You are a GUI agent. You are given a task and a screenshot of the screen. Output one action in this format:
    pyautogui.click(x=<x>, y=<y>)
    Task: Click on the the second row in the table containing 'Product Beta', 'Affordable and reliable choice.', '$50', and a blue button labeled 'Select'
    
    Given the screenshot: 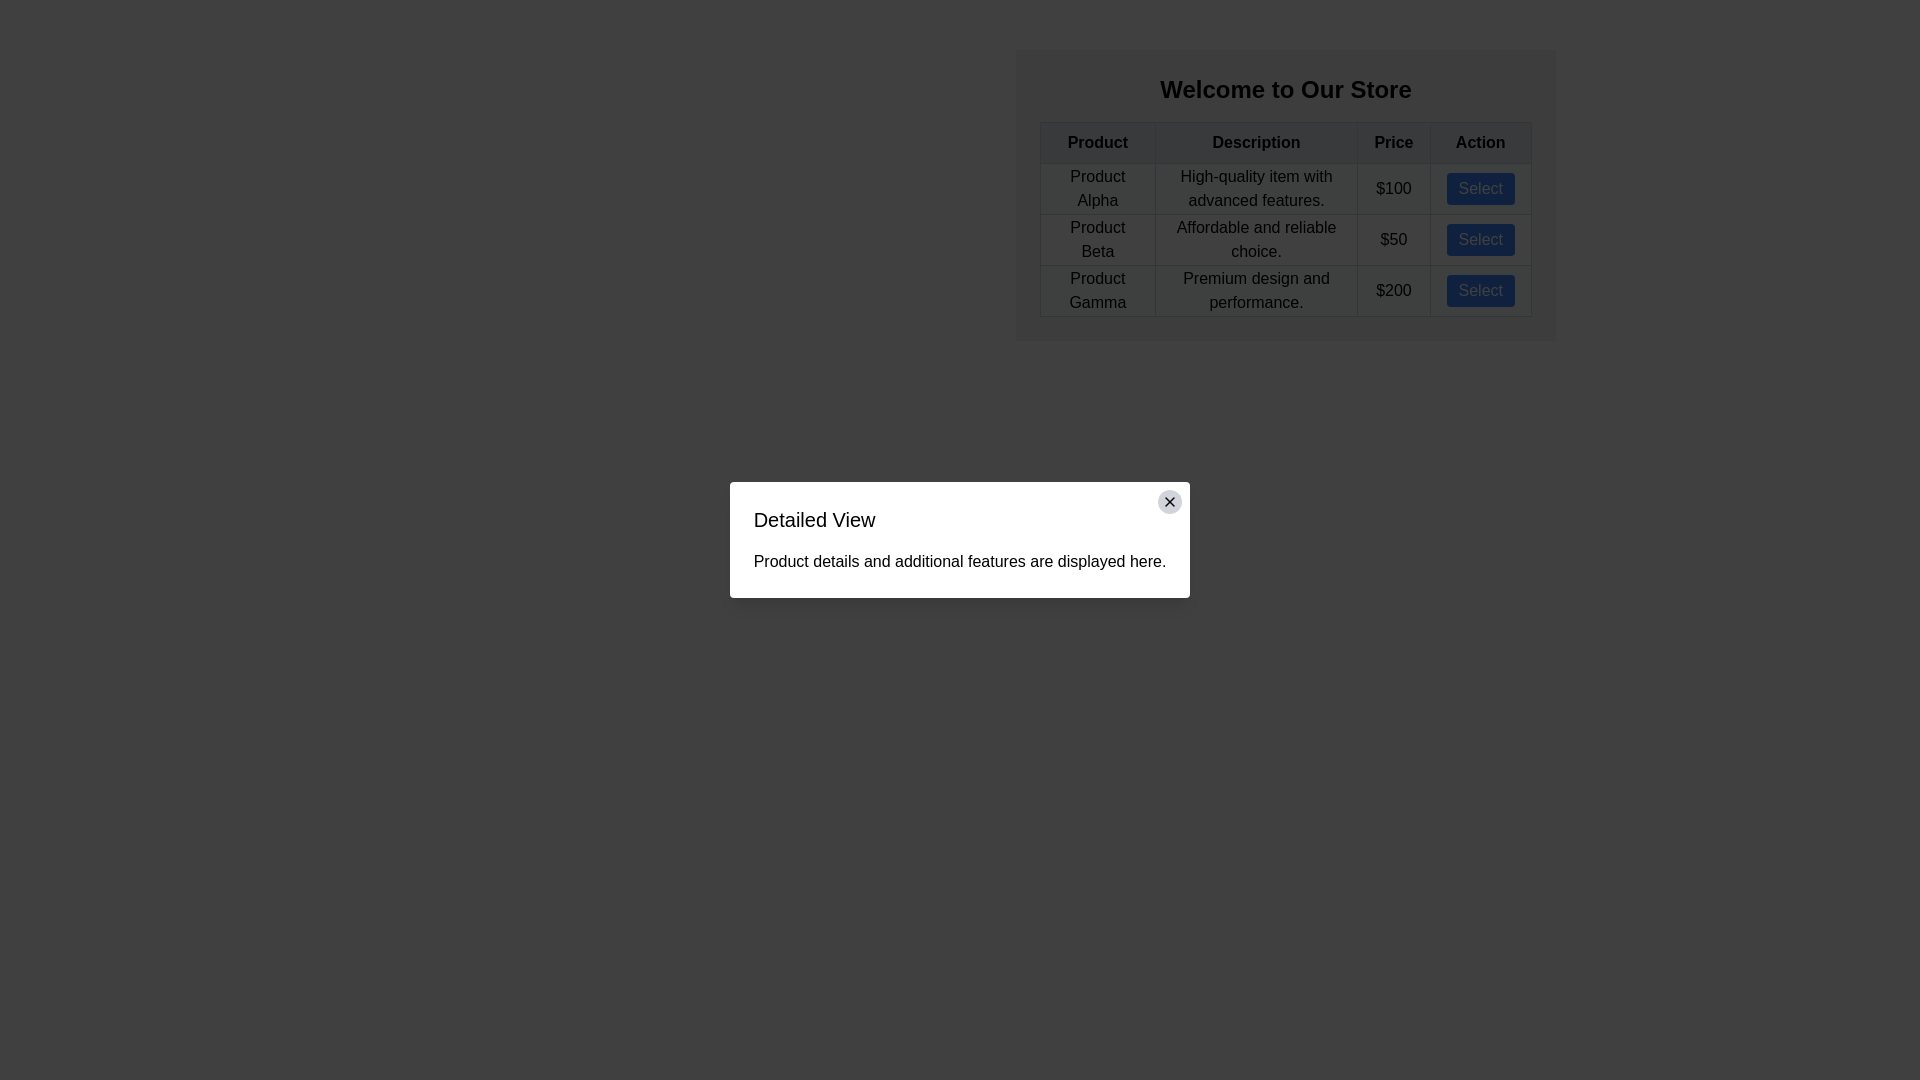 What is the action you would take?
    pyautogui.click(x=1286, y=238)
    